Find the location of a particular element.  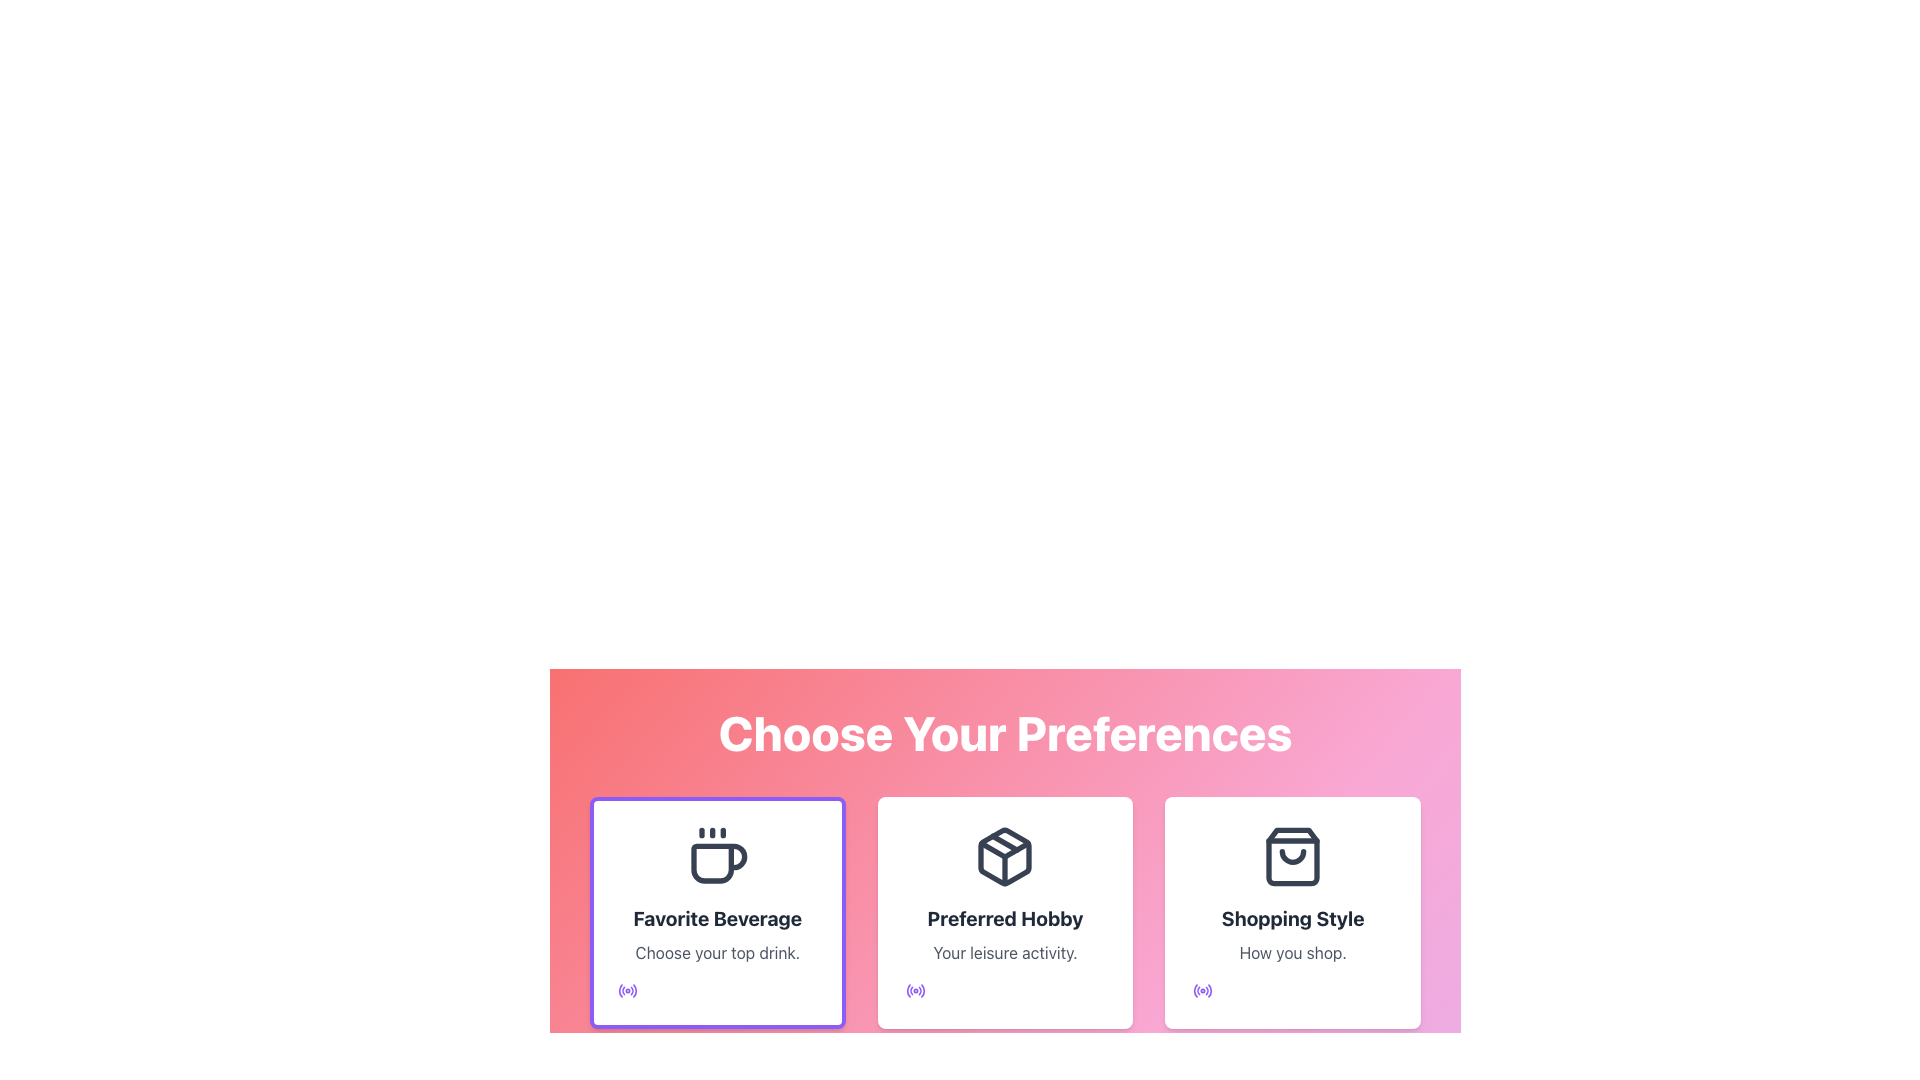

information displayed in the text label that says 'How you shop.' which is styled with a base text size and gray color, located under the 'Shopping Style' label in the third column of a three-column grid is located at coordinates (1293, 951).